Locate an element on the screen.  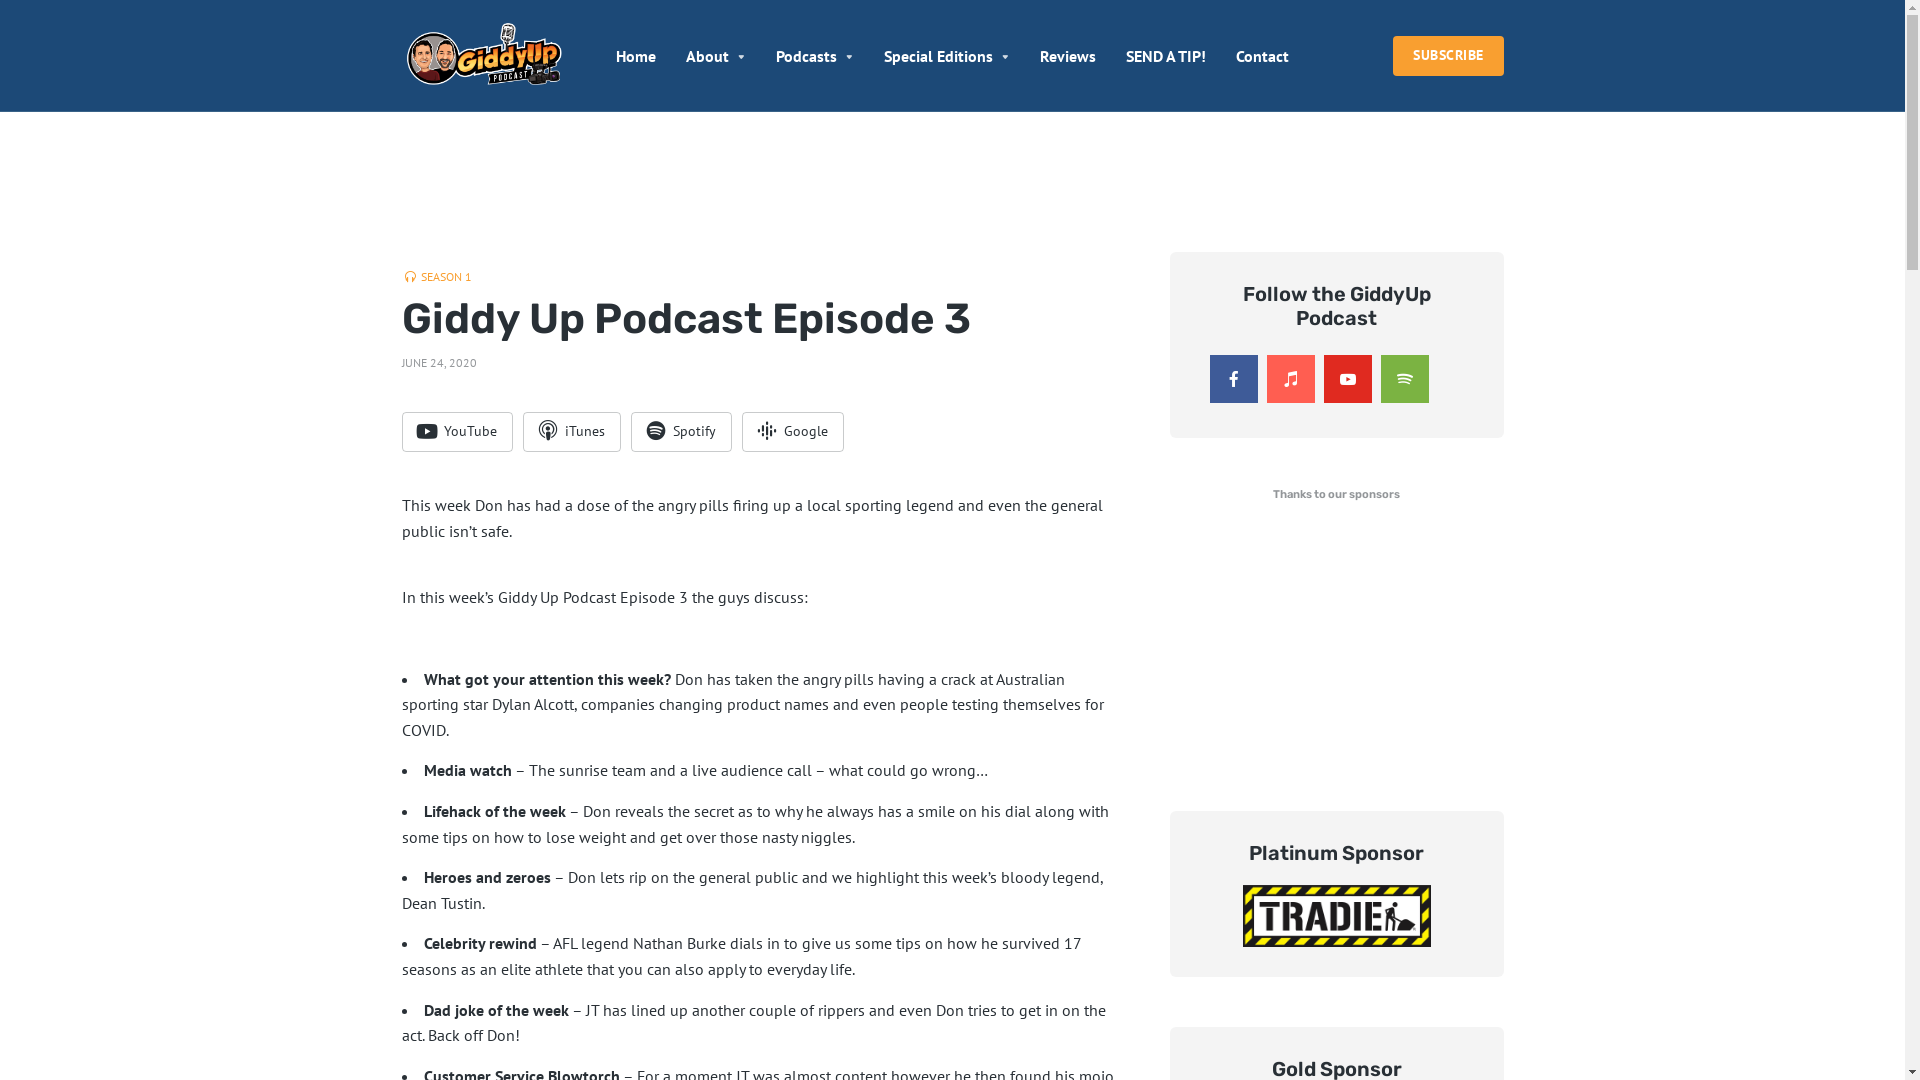
'Spotify' is located at coordinates (680, 431).